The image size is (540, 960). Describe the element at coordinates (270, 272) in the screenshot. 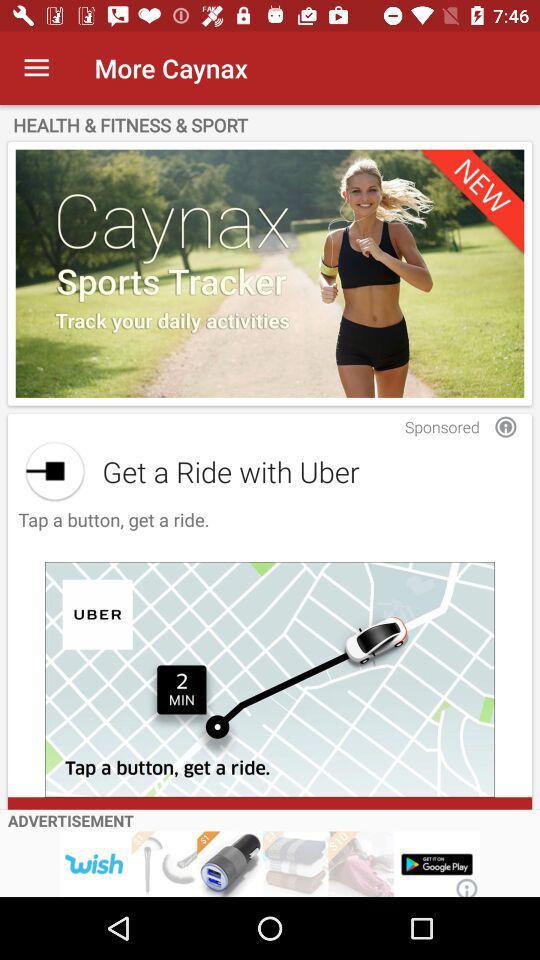

I see `the option which says new` at that location.